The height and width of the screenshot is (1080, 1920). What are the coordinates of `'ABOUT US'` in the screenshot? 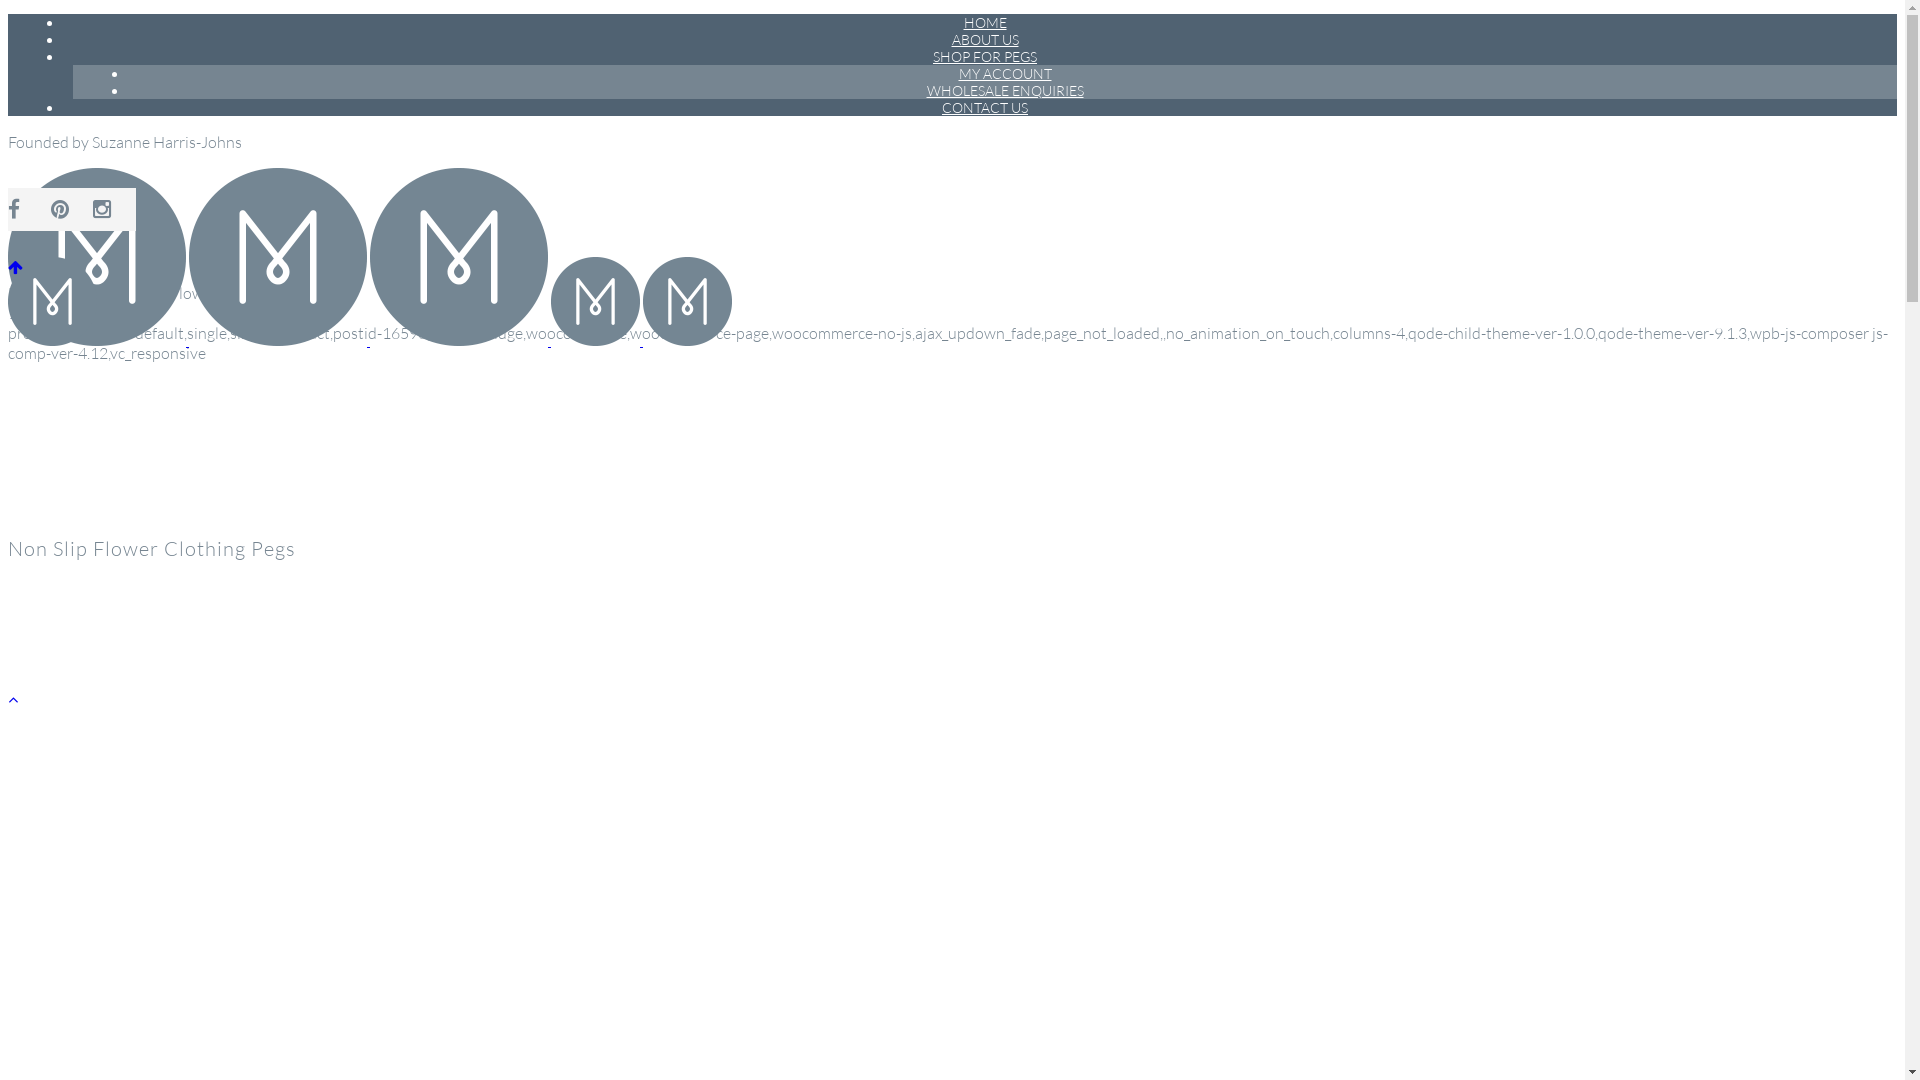 It's located at (935, 39).